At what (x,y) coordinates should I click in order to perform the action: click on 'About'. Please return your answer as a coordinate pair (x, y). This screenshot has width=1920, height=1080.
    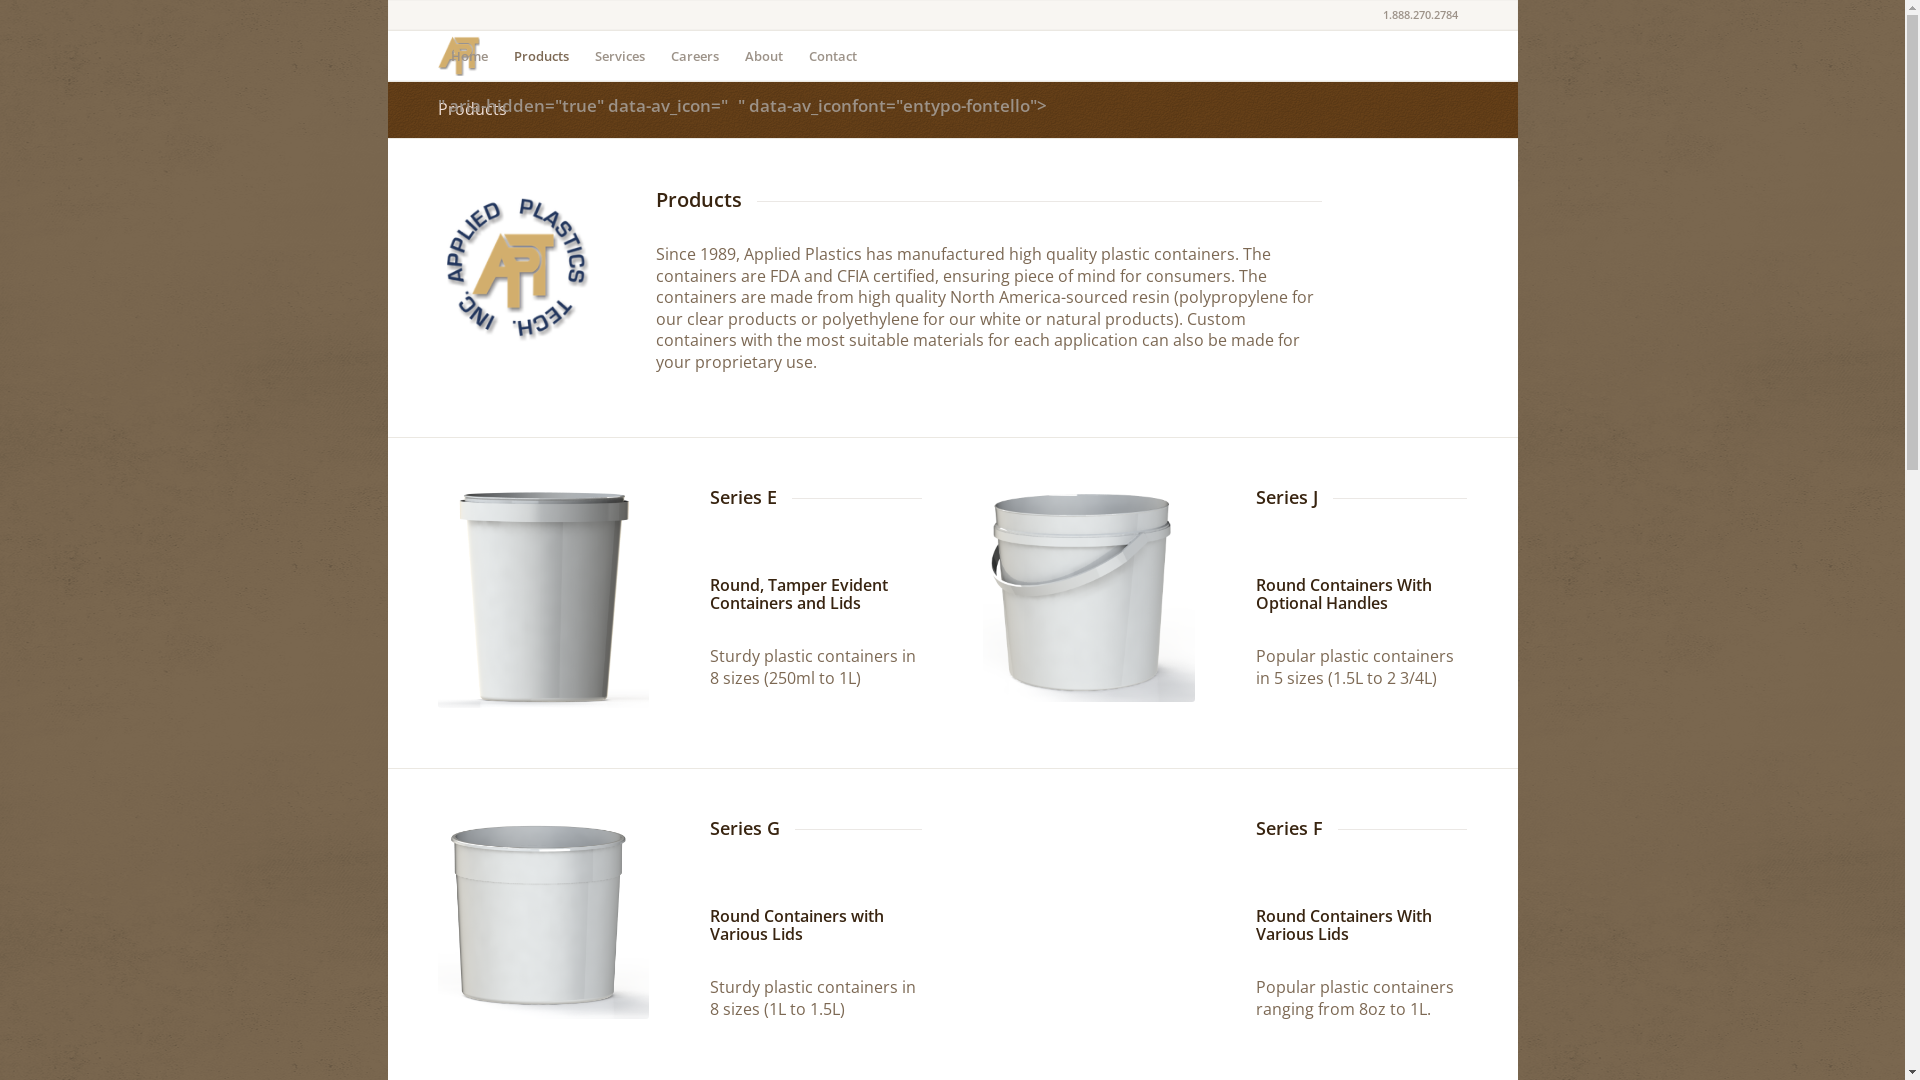
    Looking at the image, I should click on (730, 55).